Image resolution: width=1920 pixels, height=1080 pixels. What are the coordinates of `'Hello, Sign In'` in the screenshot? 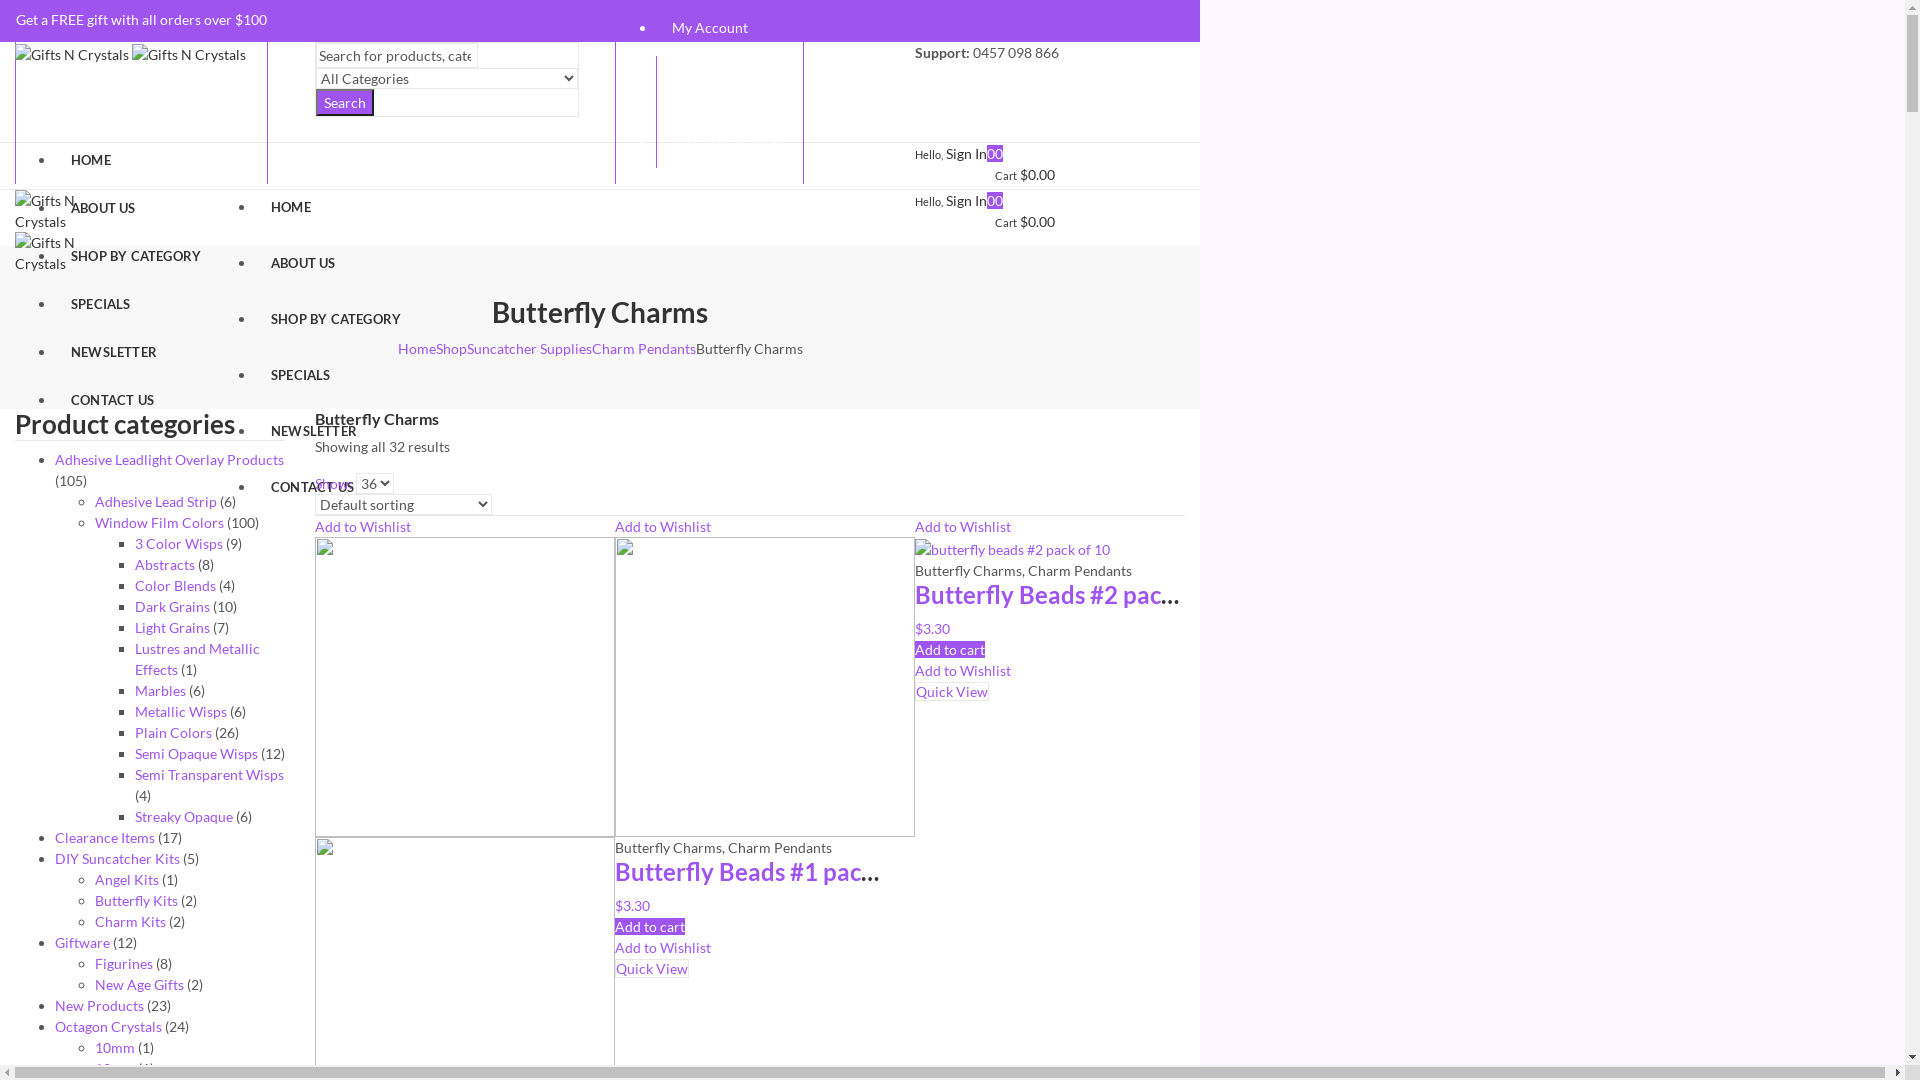 It's located at (914, 200).